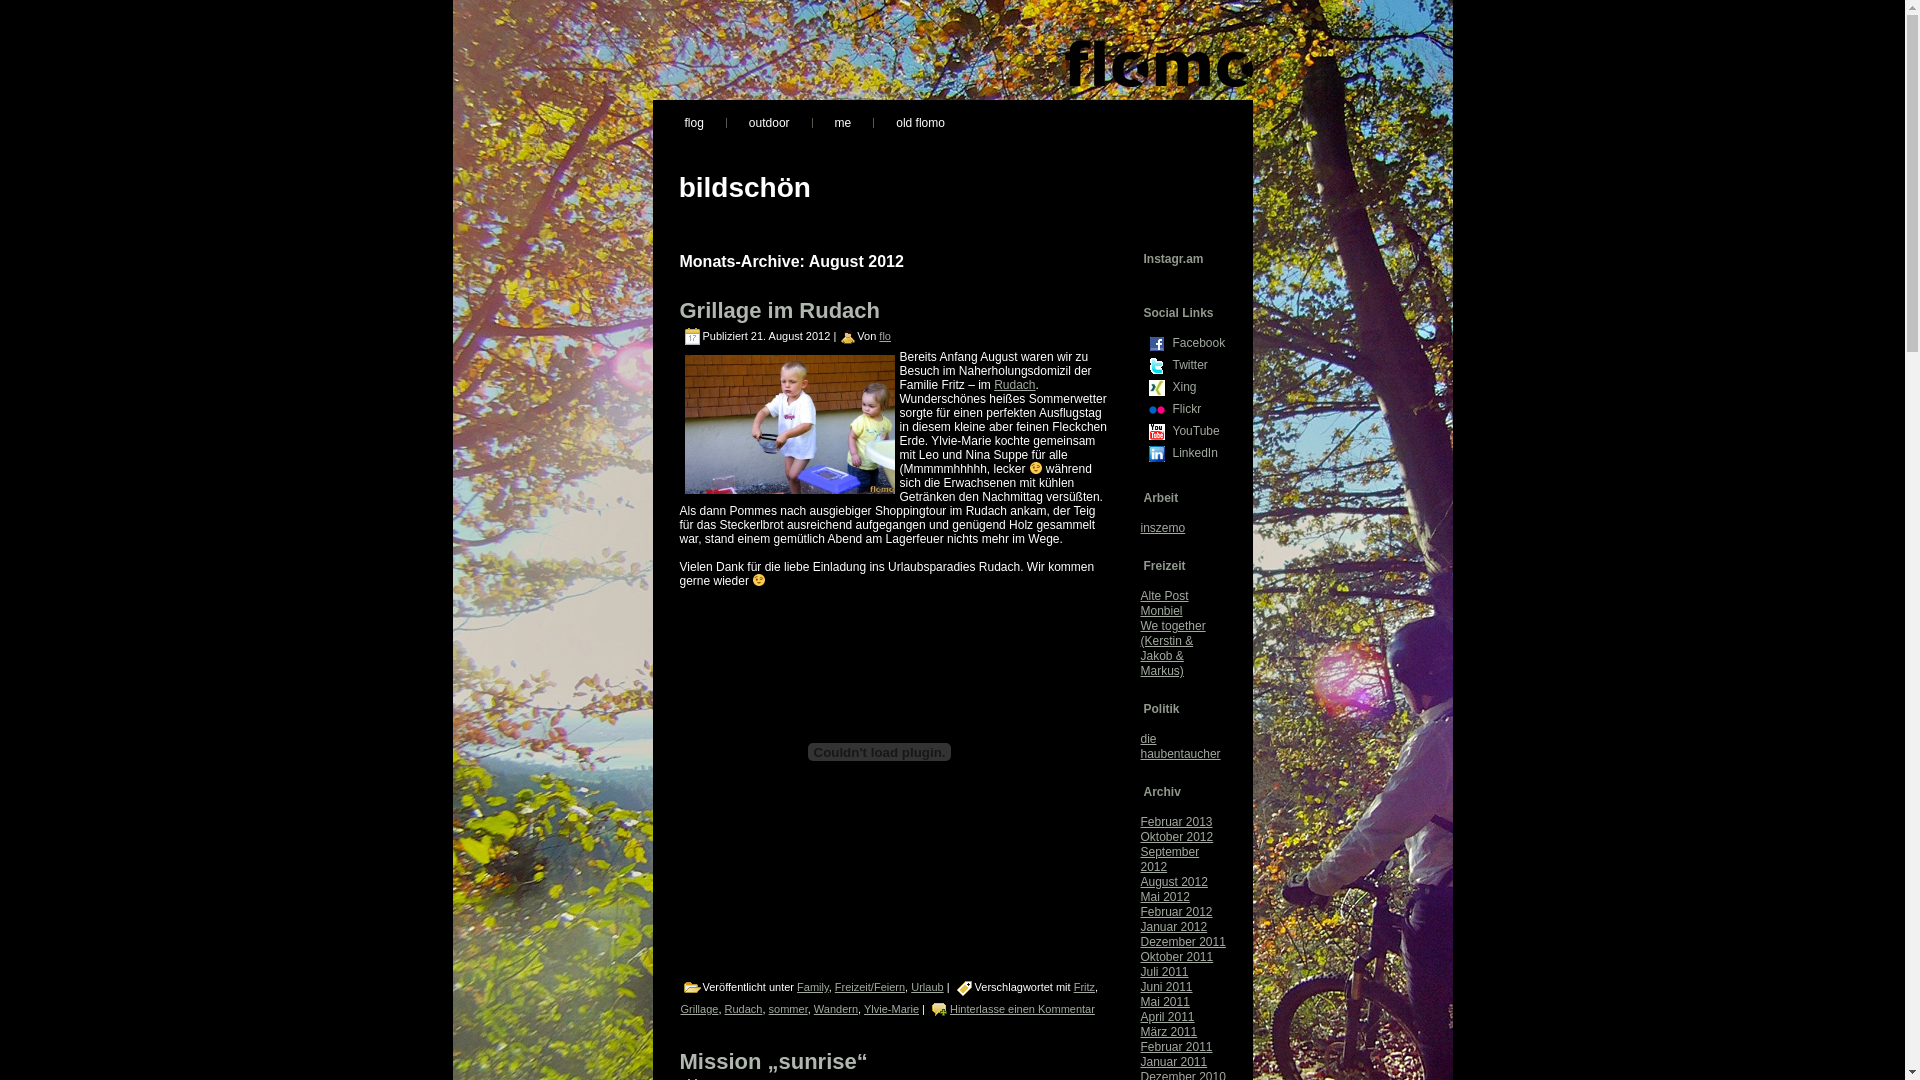 The image size is (1920, 1080). Describe the element at coordinates (699, 1009) in the screenshot. I see `'Grillage'` at that location.